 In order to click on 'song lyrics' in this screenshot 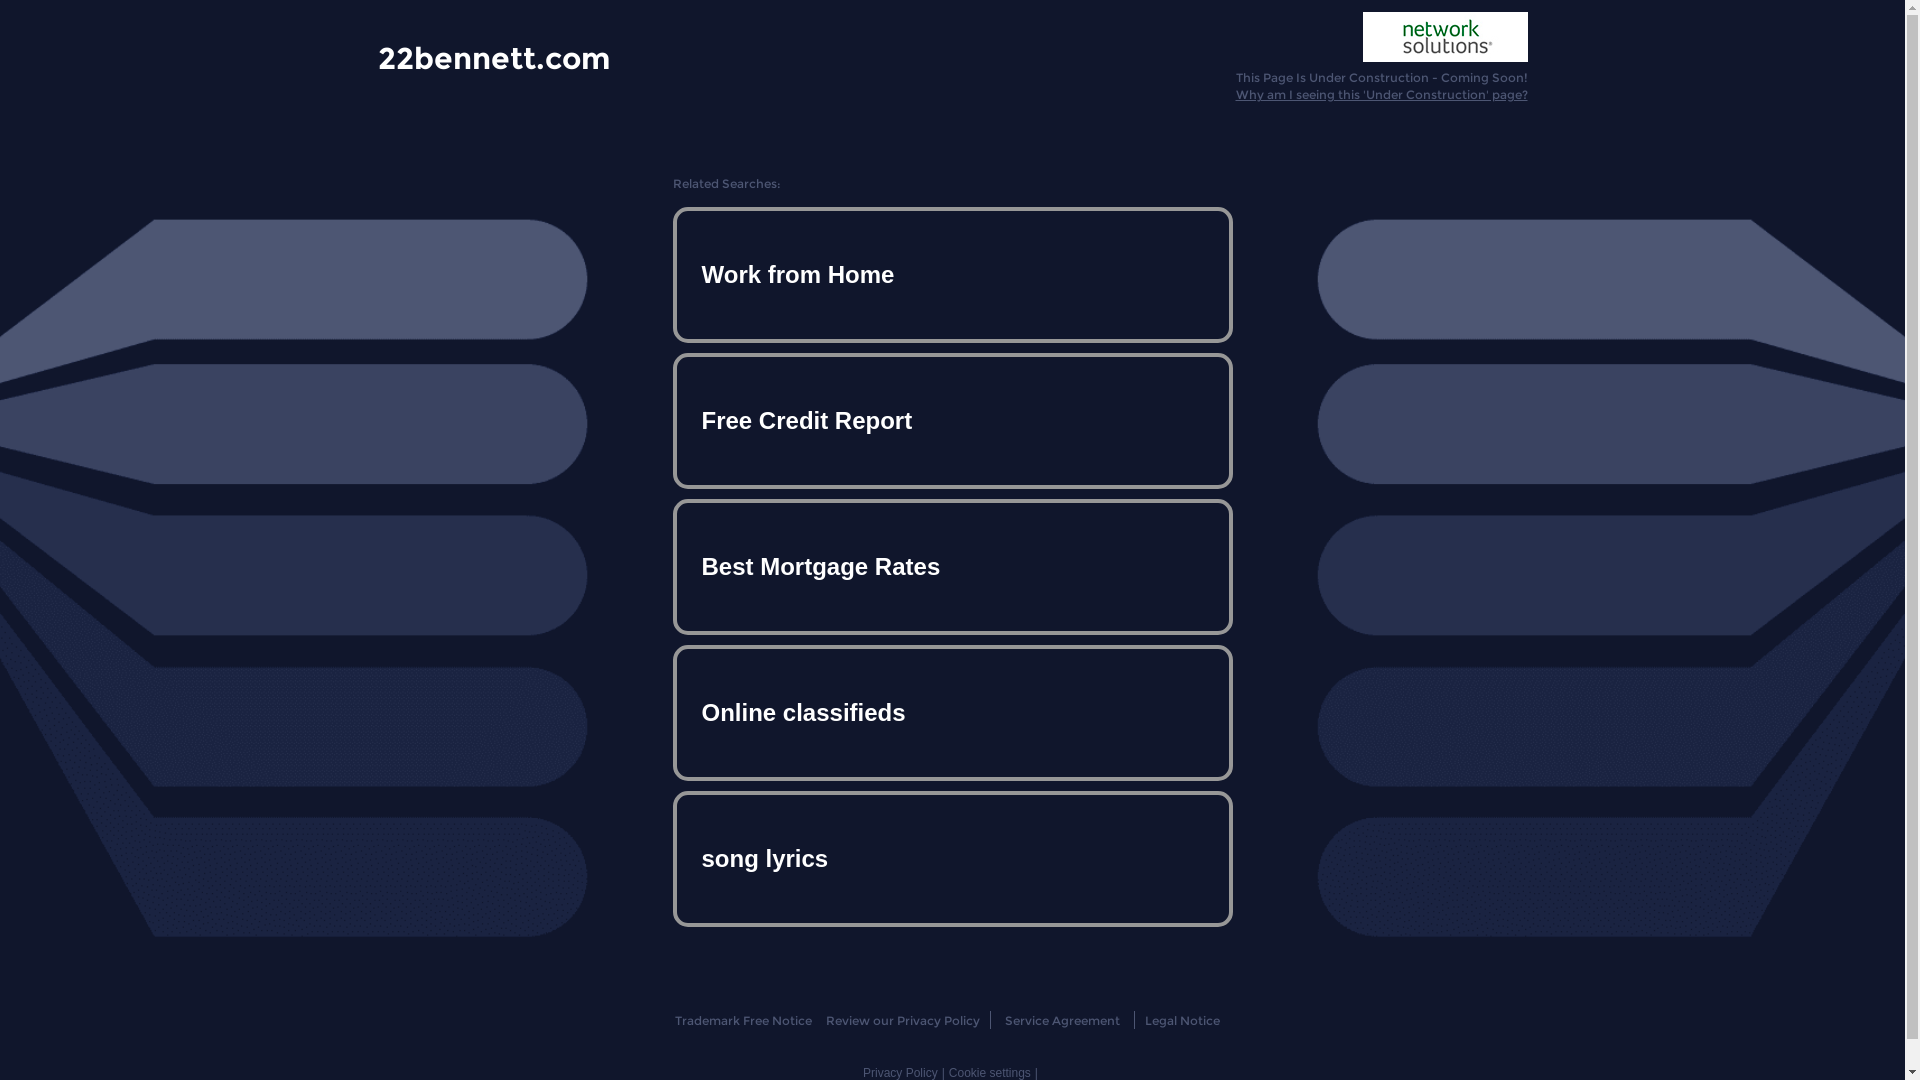, I will do `click(950, 858)`.